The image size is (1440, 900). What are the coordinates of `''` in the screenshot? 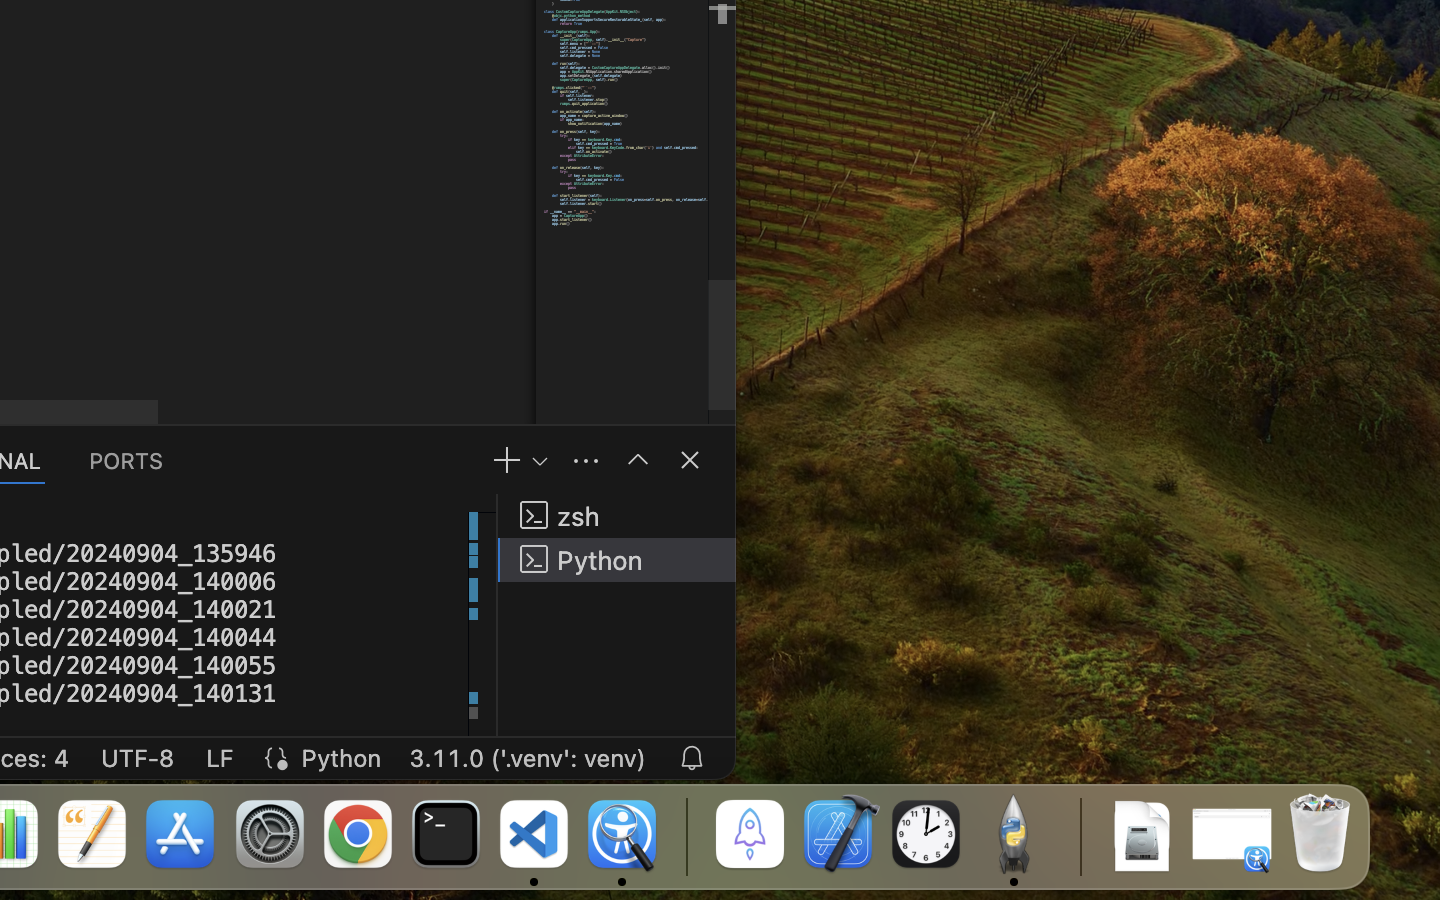 It's located at (637, 458).